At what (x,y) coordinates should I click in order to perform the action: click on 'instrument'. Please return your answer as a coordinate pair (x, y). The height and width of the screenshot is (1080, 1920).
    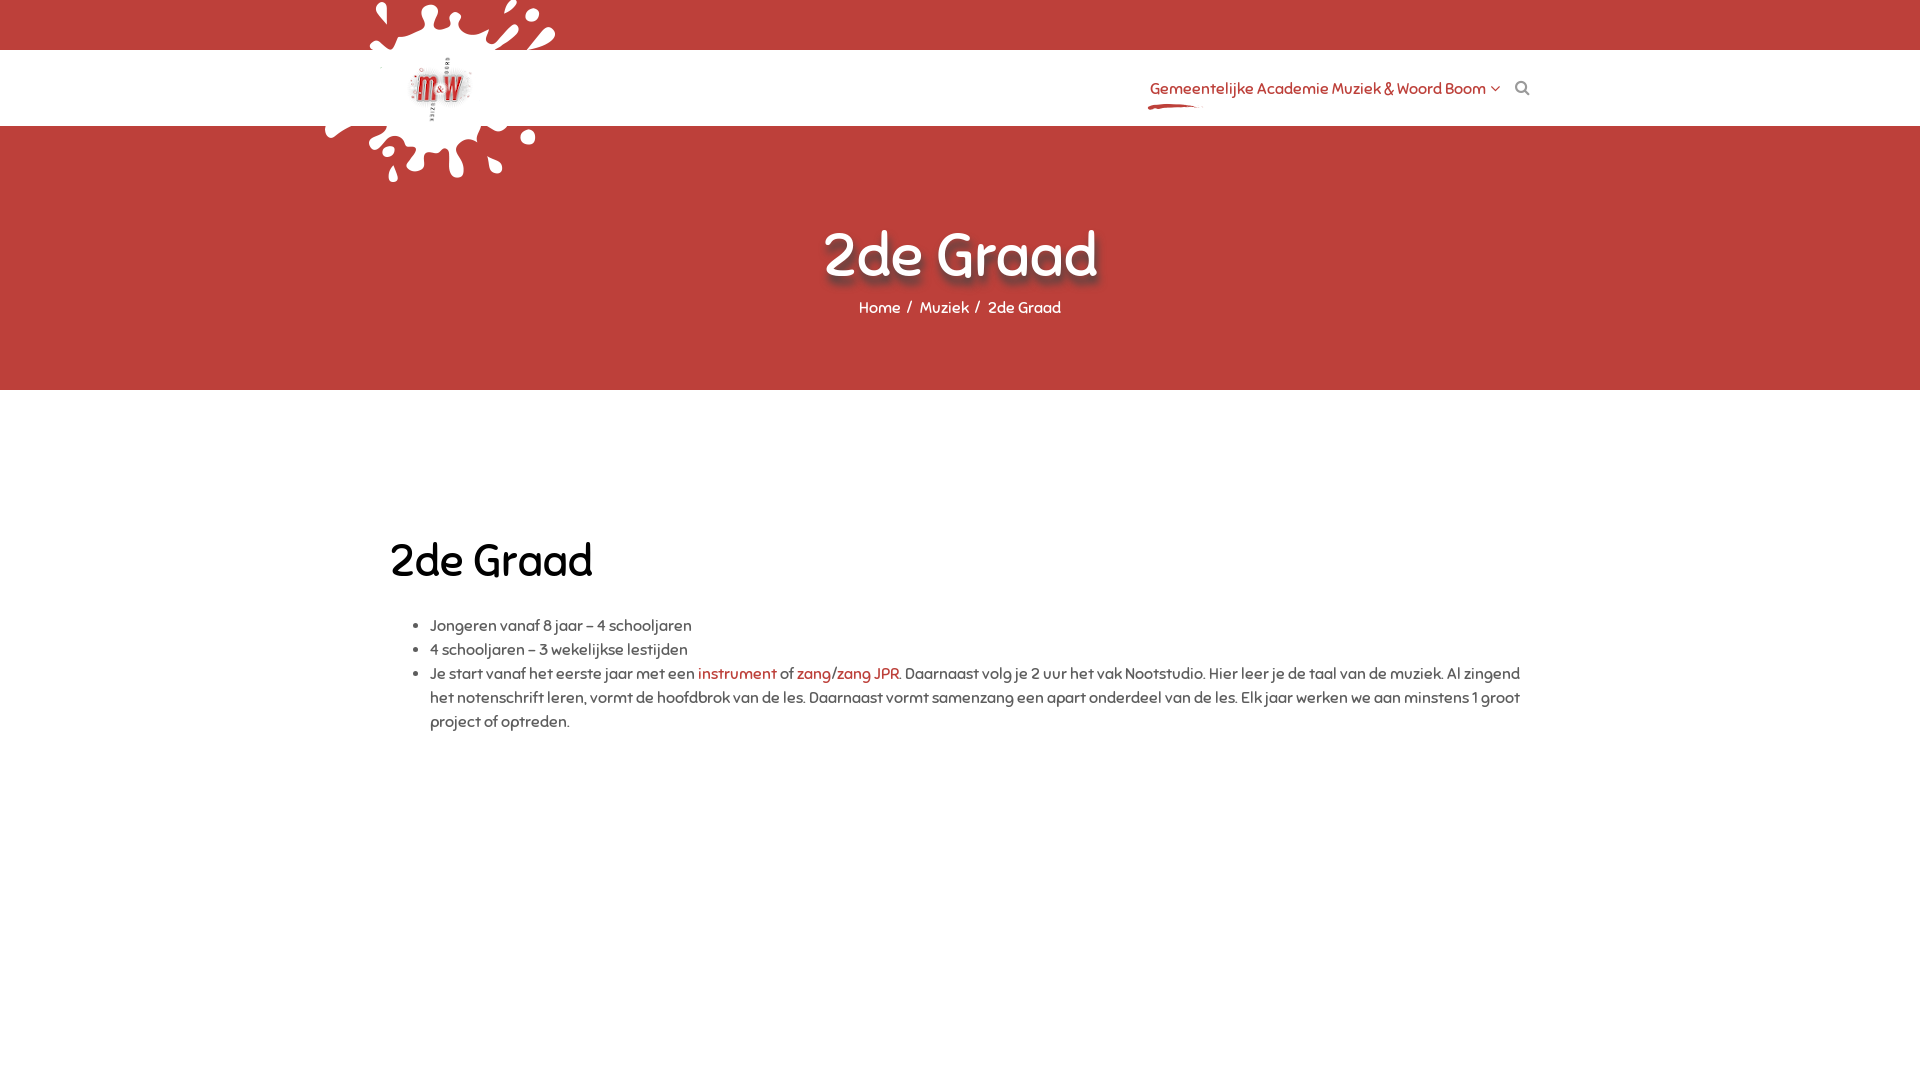
    Looking at the image, I should click on (736, 674).